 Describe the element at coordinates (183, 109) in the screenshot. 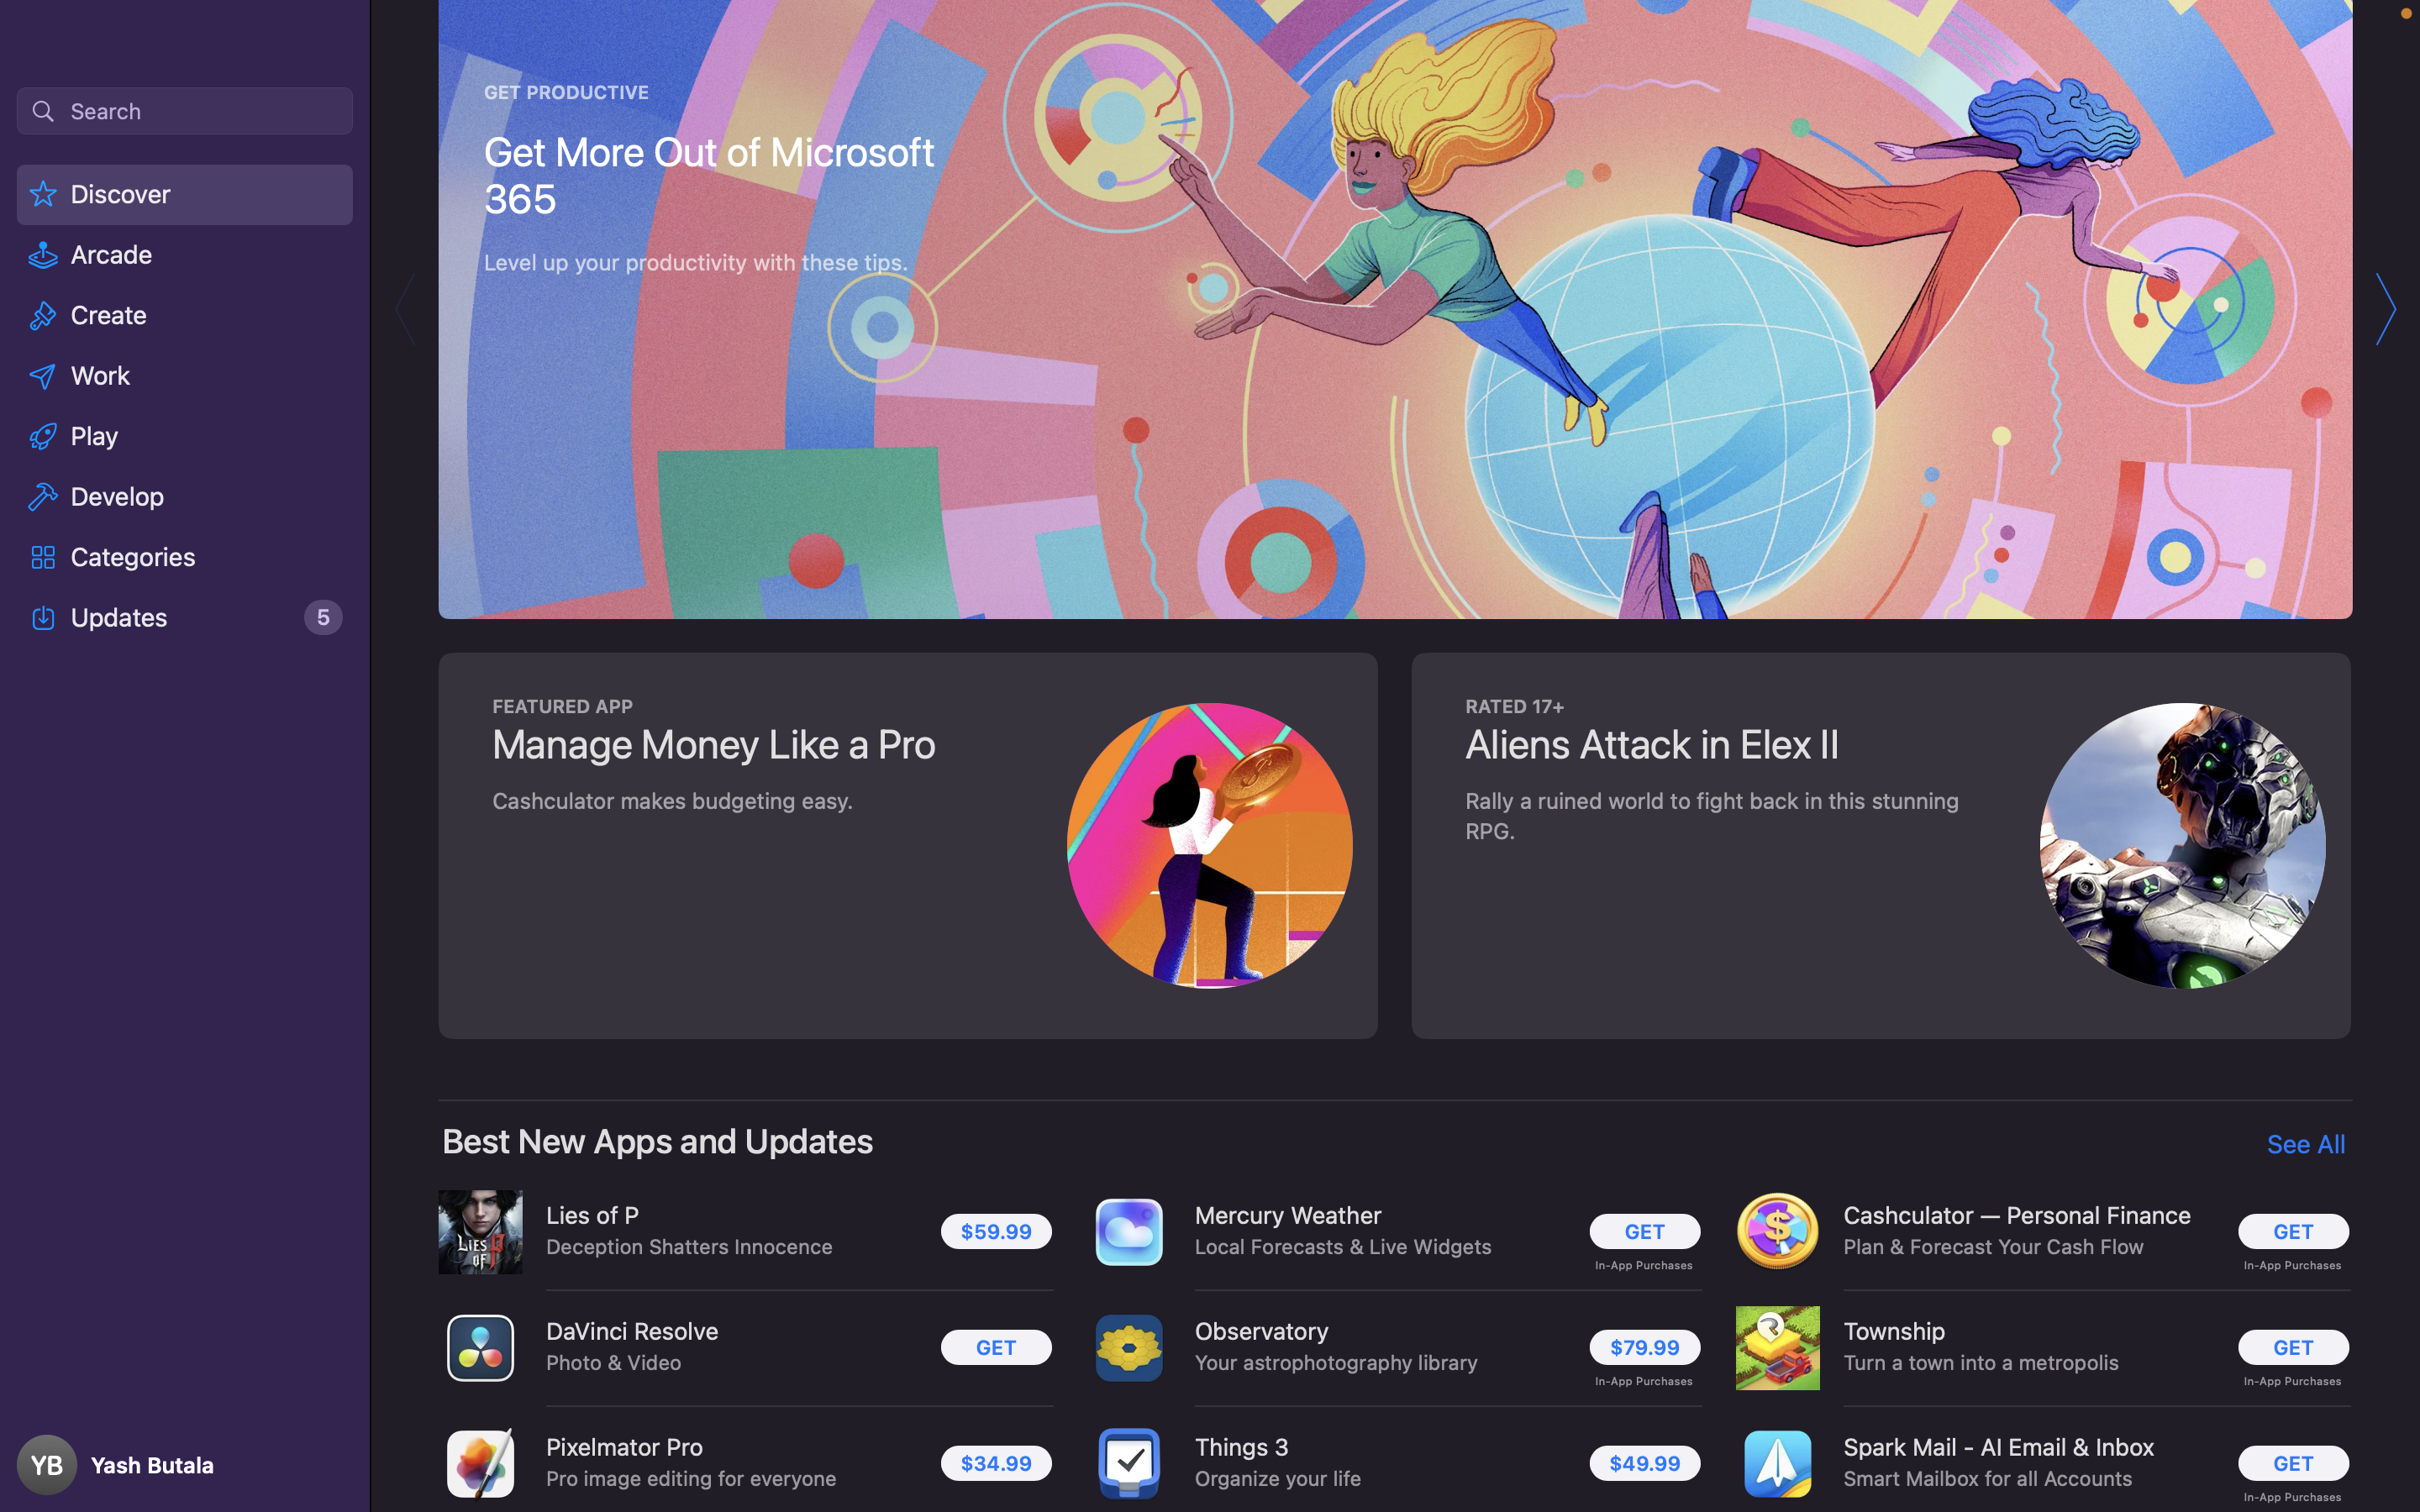

I see `Search for "photo editing" in the search bar` at that location.